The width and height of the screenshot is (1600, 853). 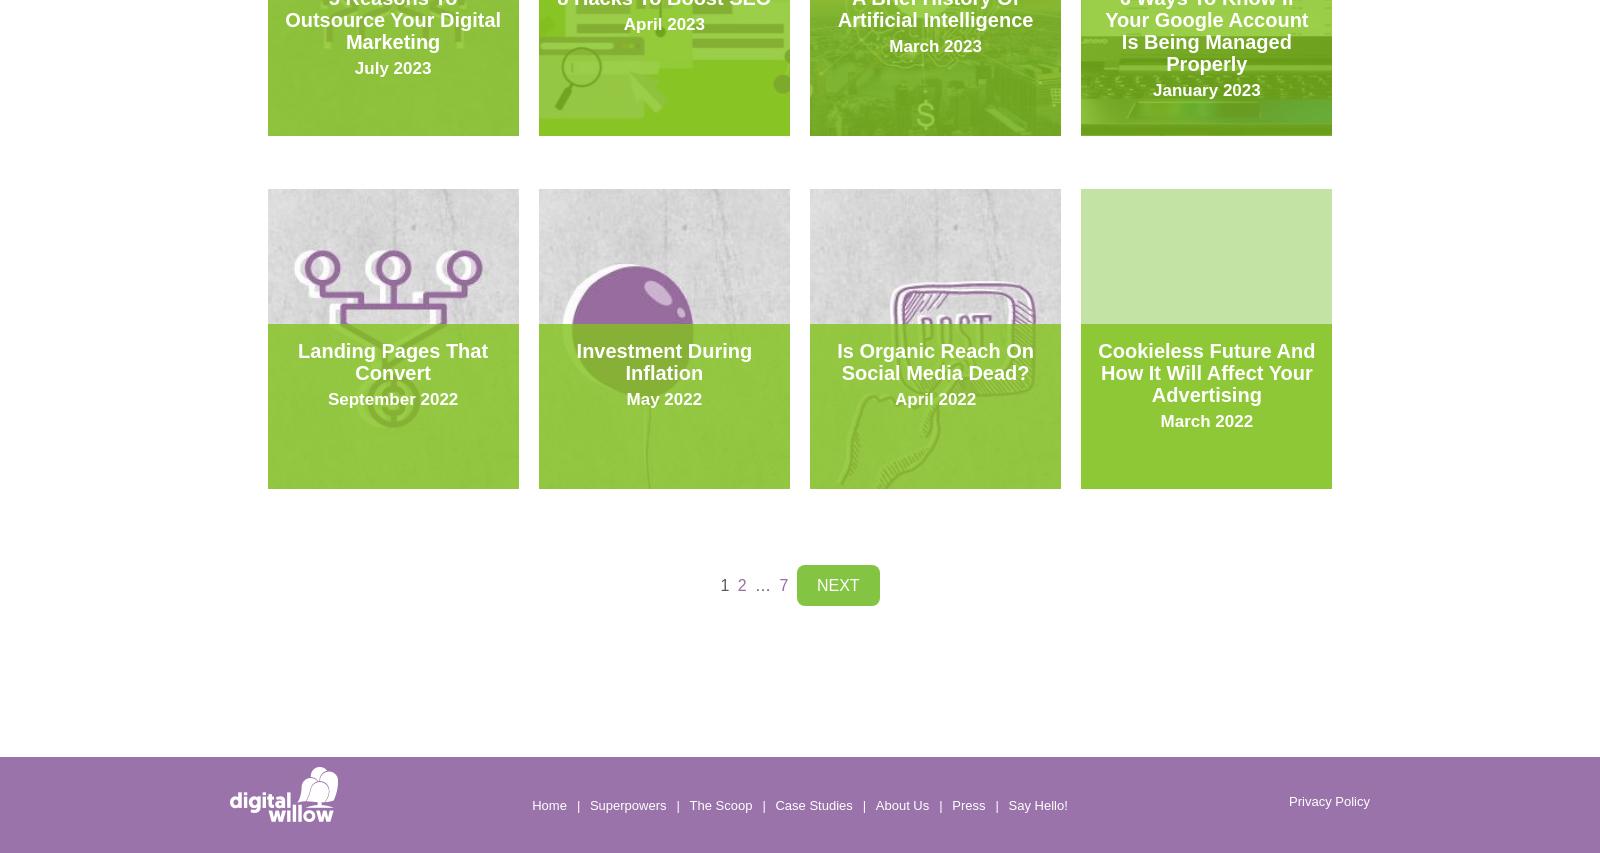 I want to click on 'Superpowers', so click(x=627, y=803).